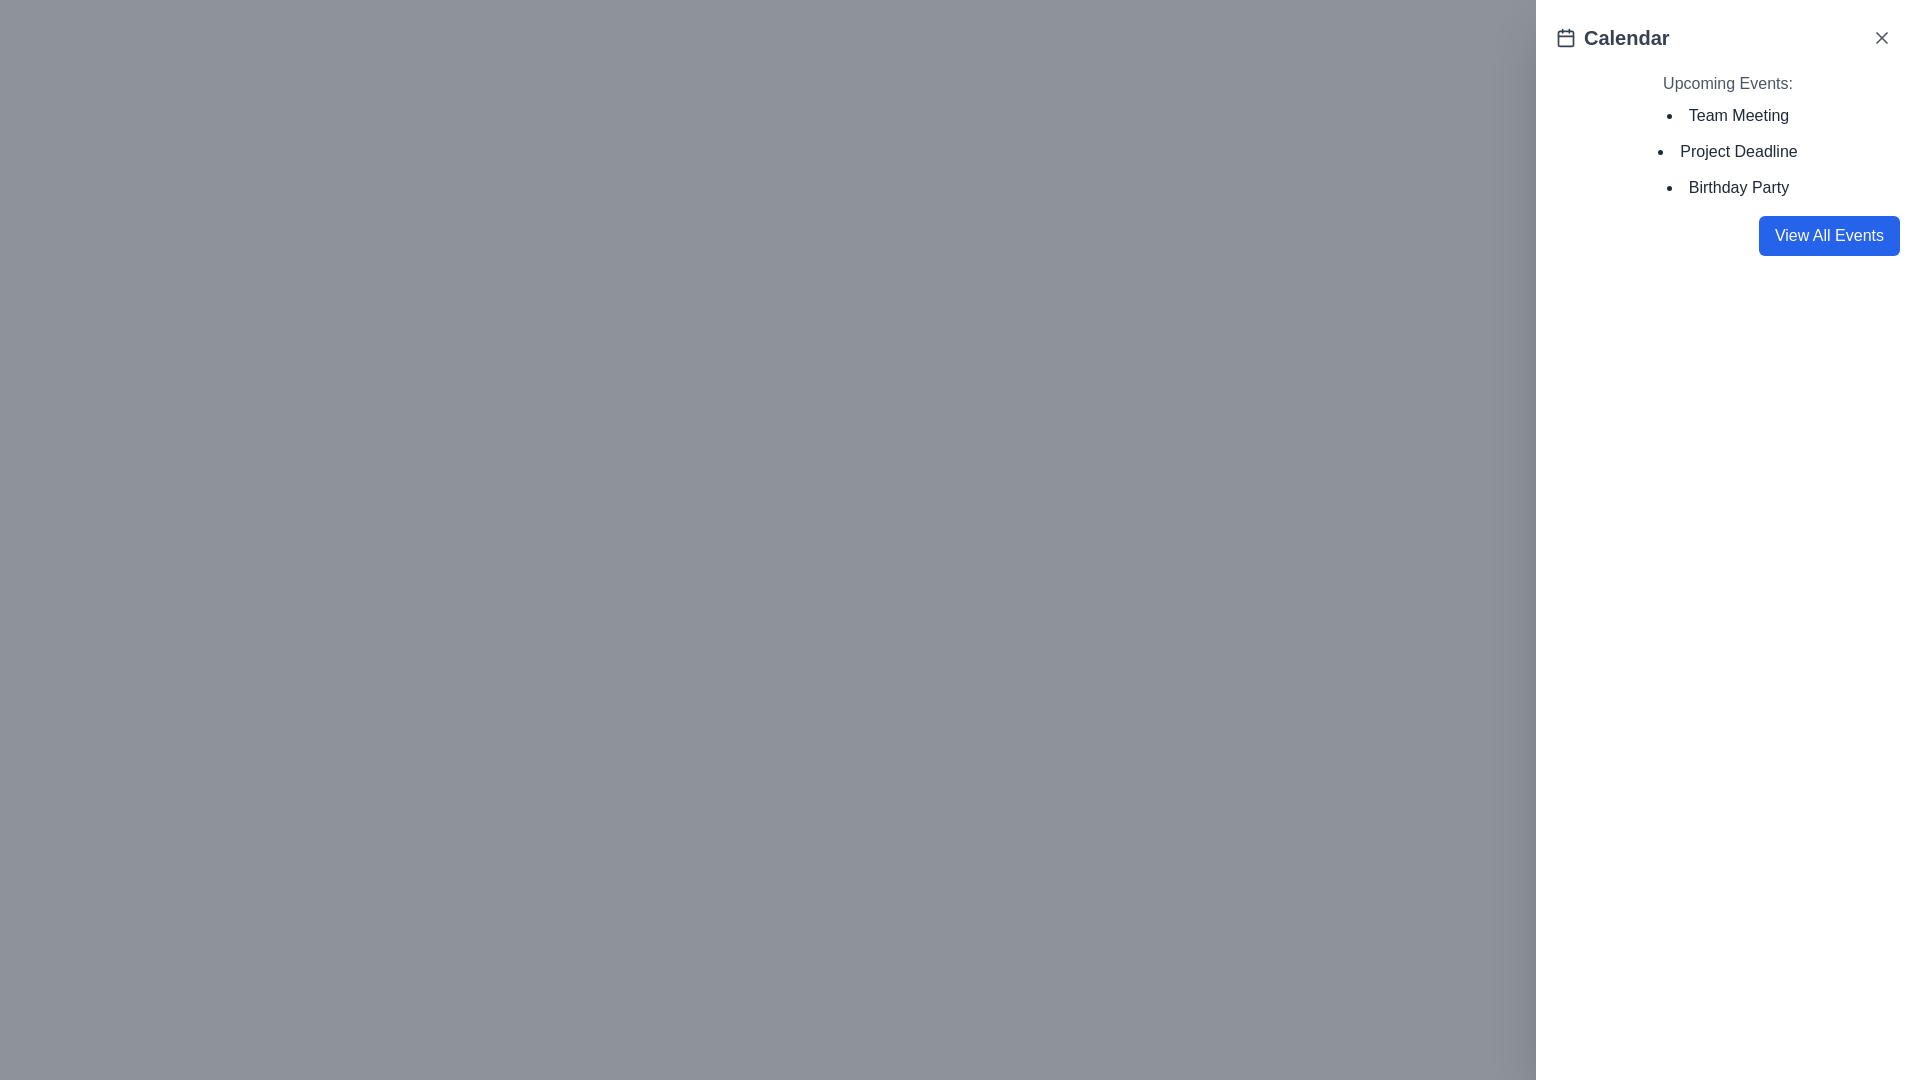 The height and width of the screenshot is (1080, 1920). What do you see at coordinates (1880, 38) in the screenshot?
I see `the close button located in the upper-right corner of the Calendar section` at bounding box center [1880, 38].